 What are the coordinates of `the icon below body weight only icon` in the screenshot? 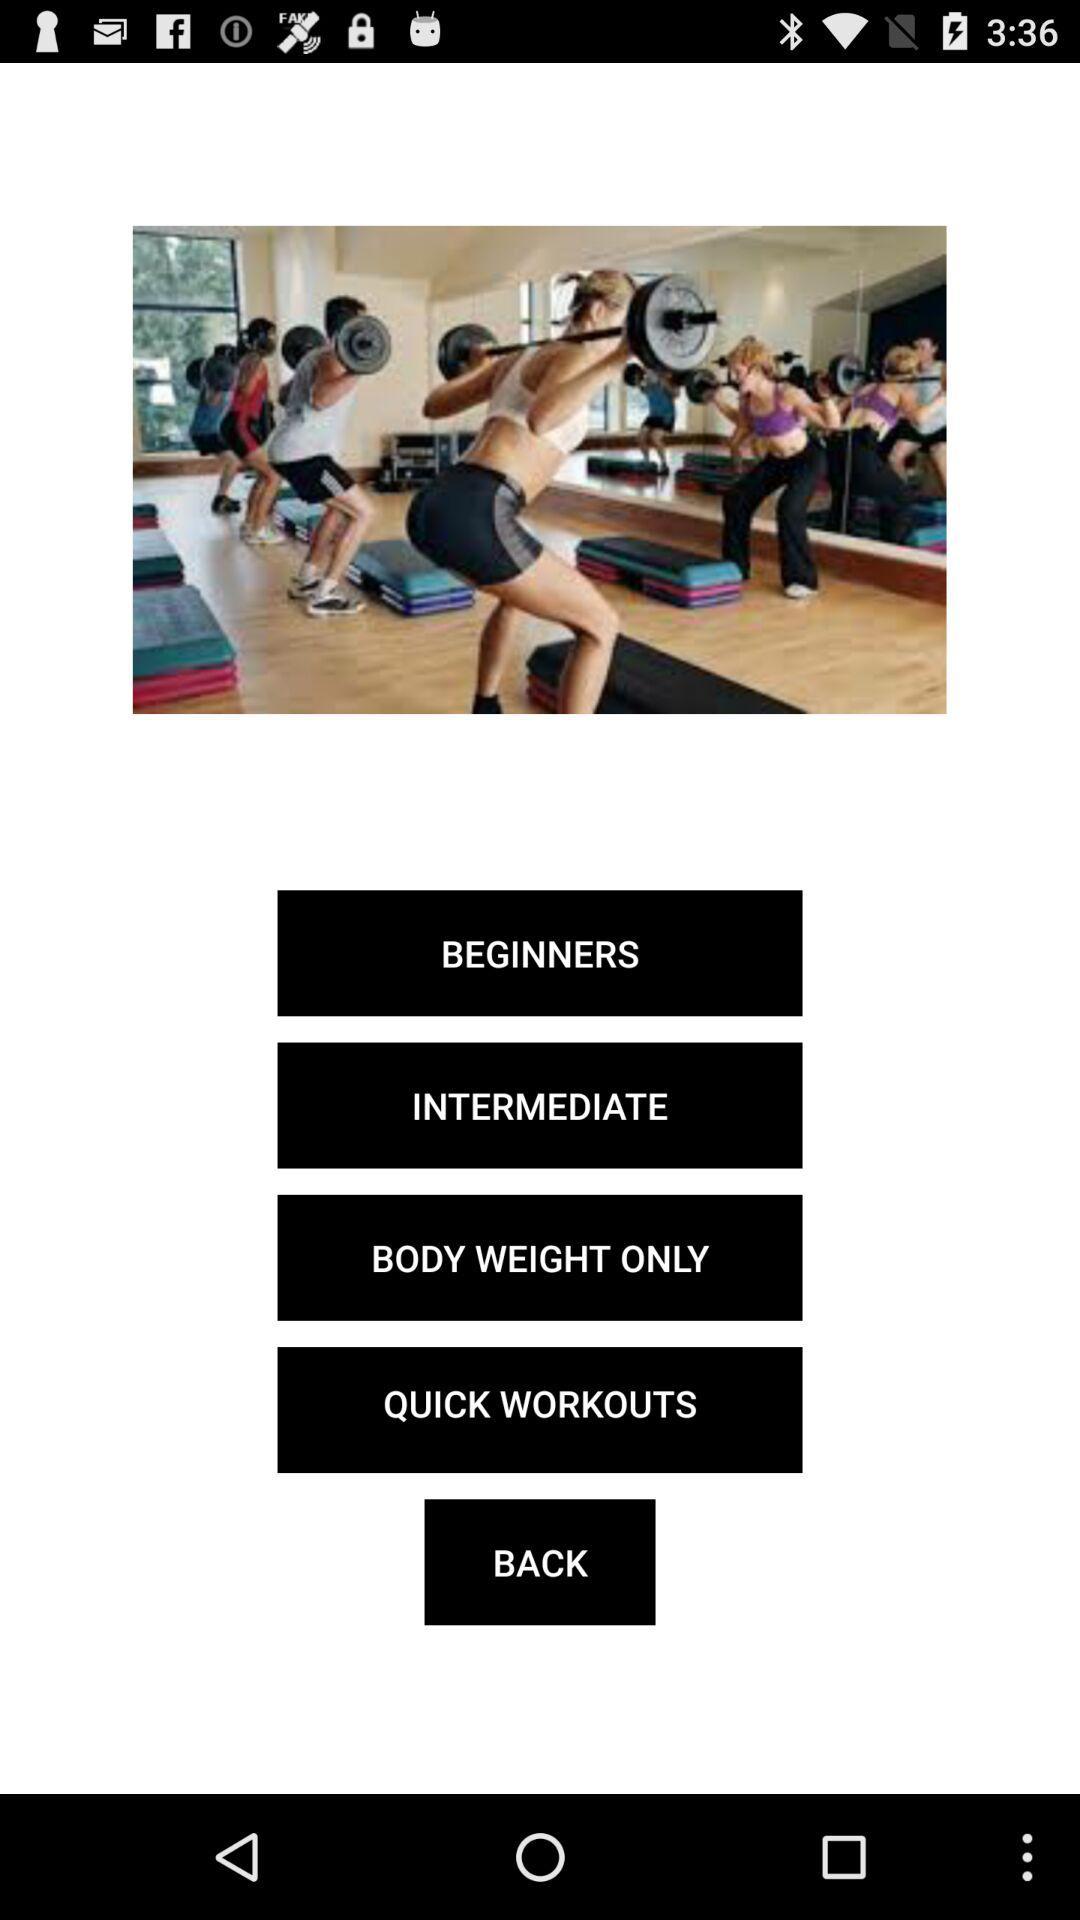 It's located at (540, 1409).